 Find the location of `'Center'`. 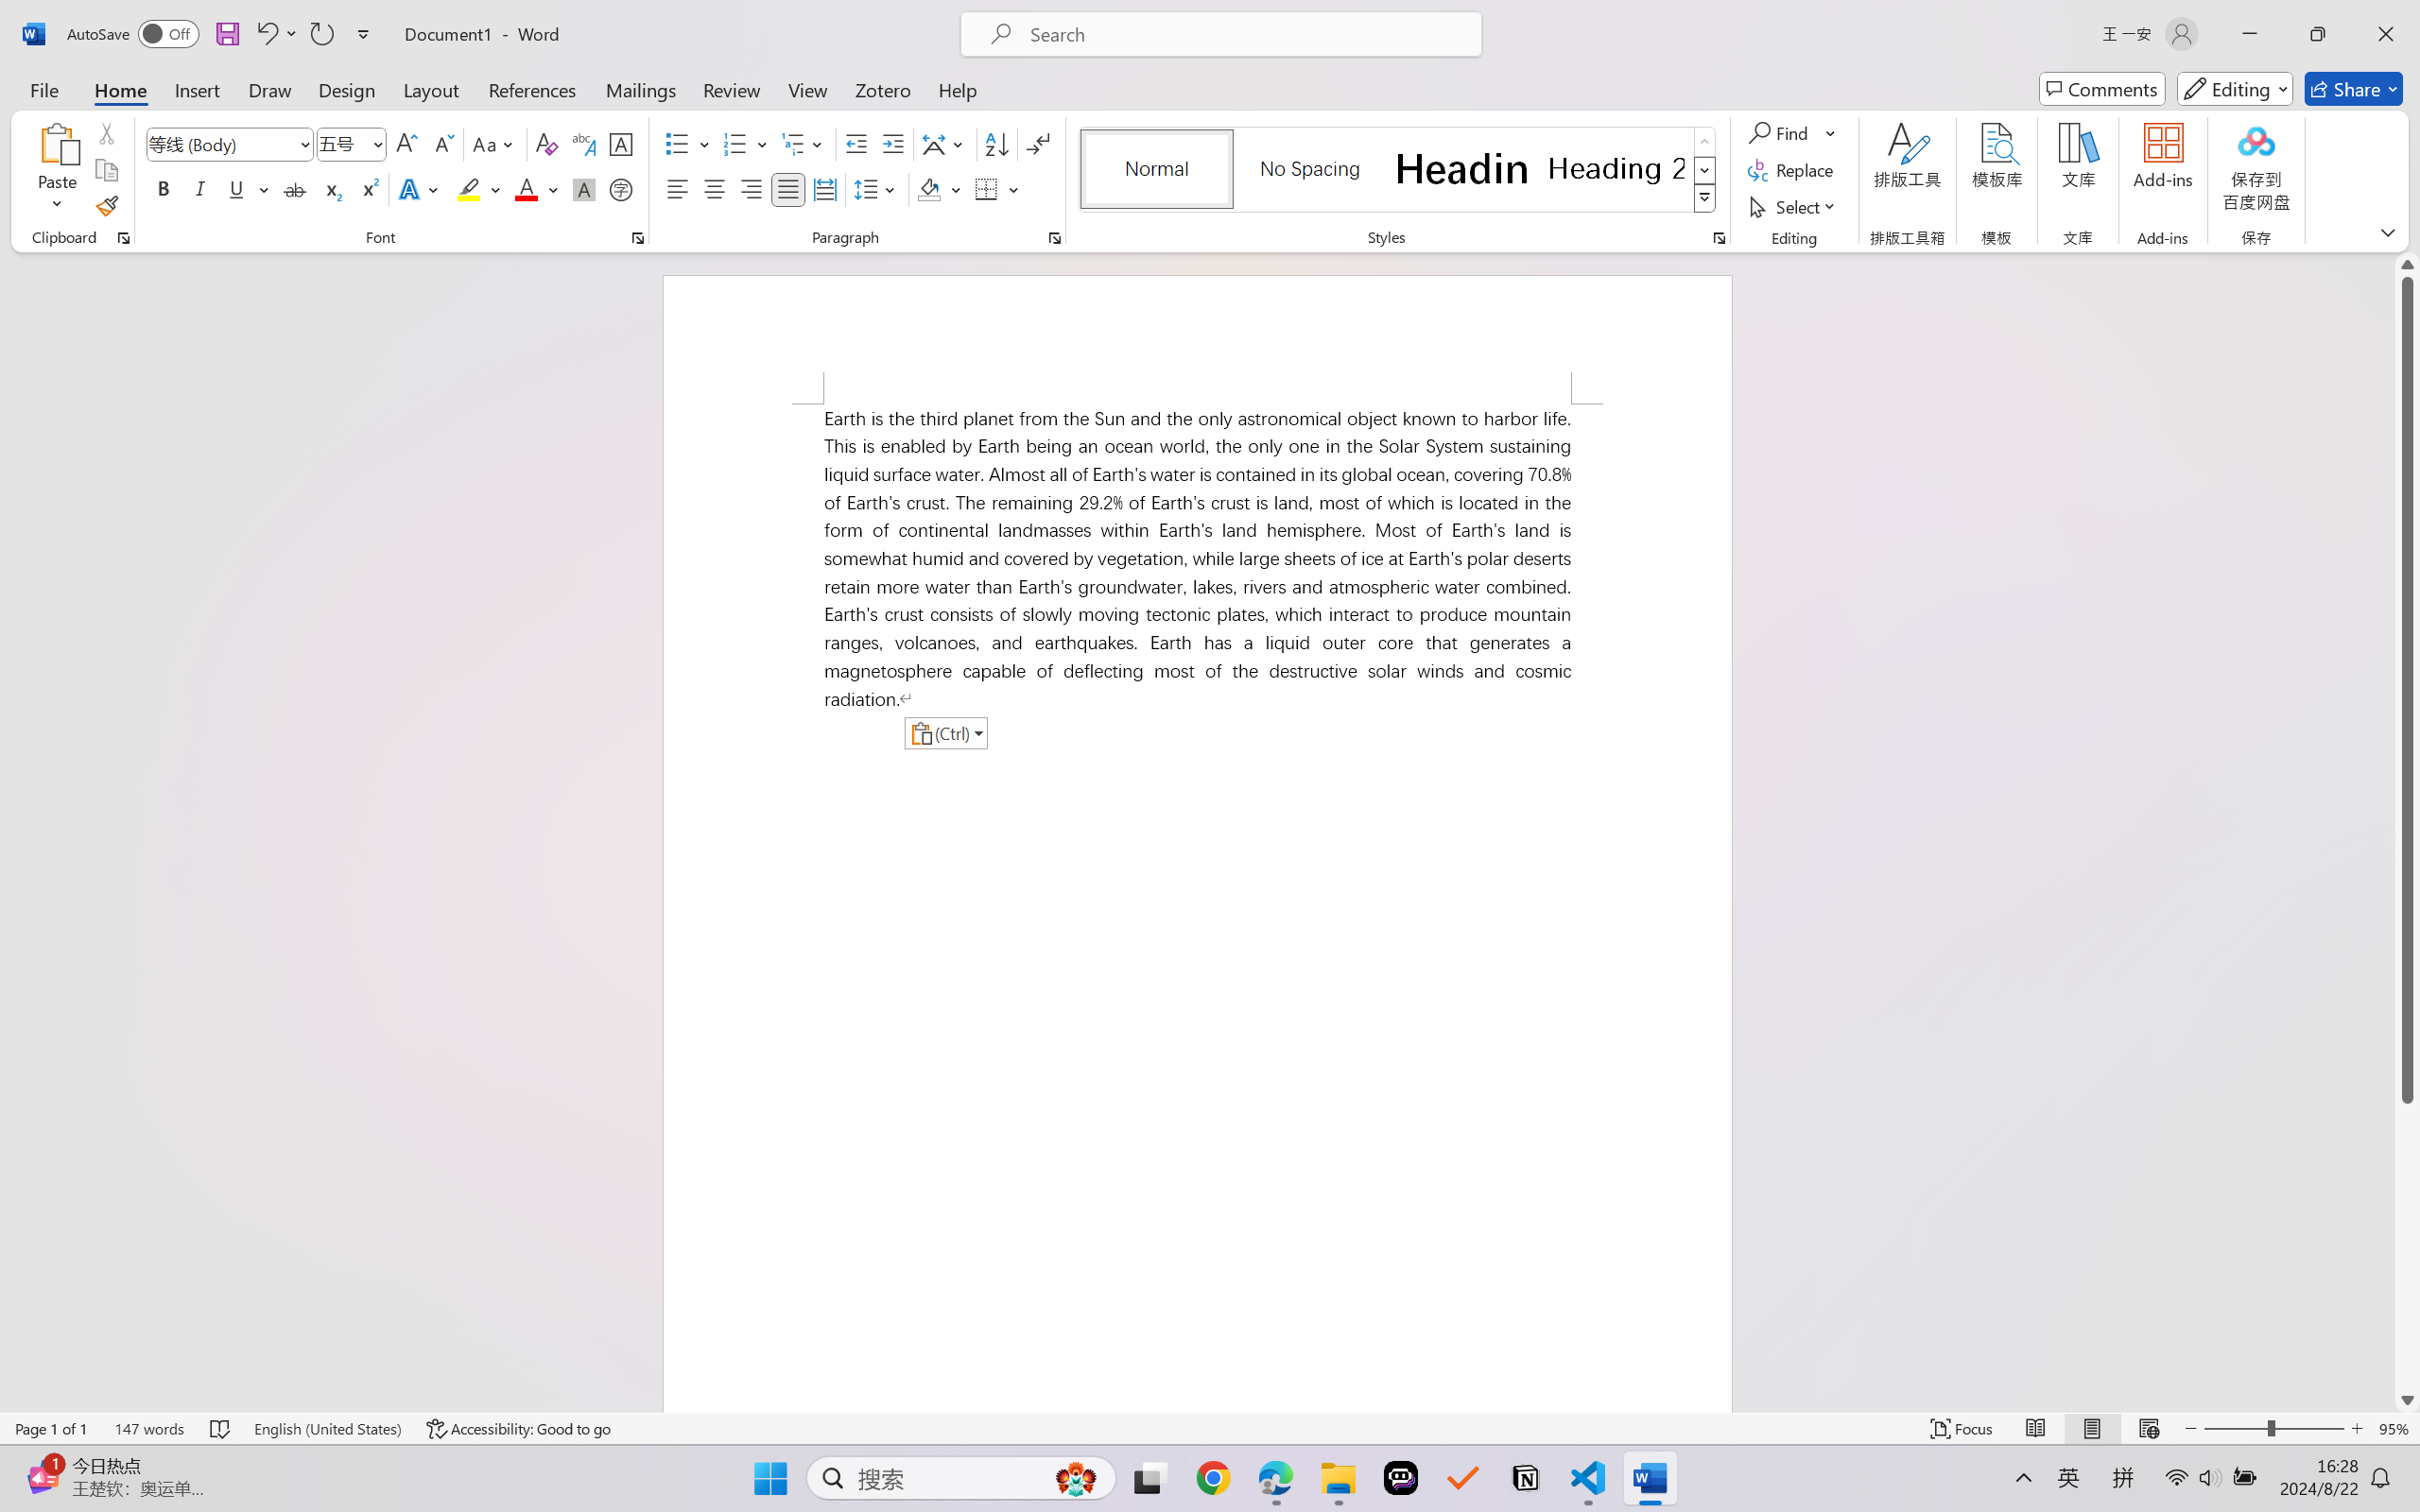

'Center' is located at coordinates (713, 188).